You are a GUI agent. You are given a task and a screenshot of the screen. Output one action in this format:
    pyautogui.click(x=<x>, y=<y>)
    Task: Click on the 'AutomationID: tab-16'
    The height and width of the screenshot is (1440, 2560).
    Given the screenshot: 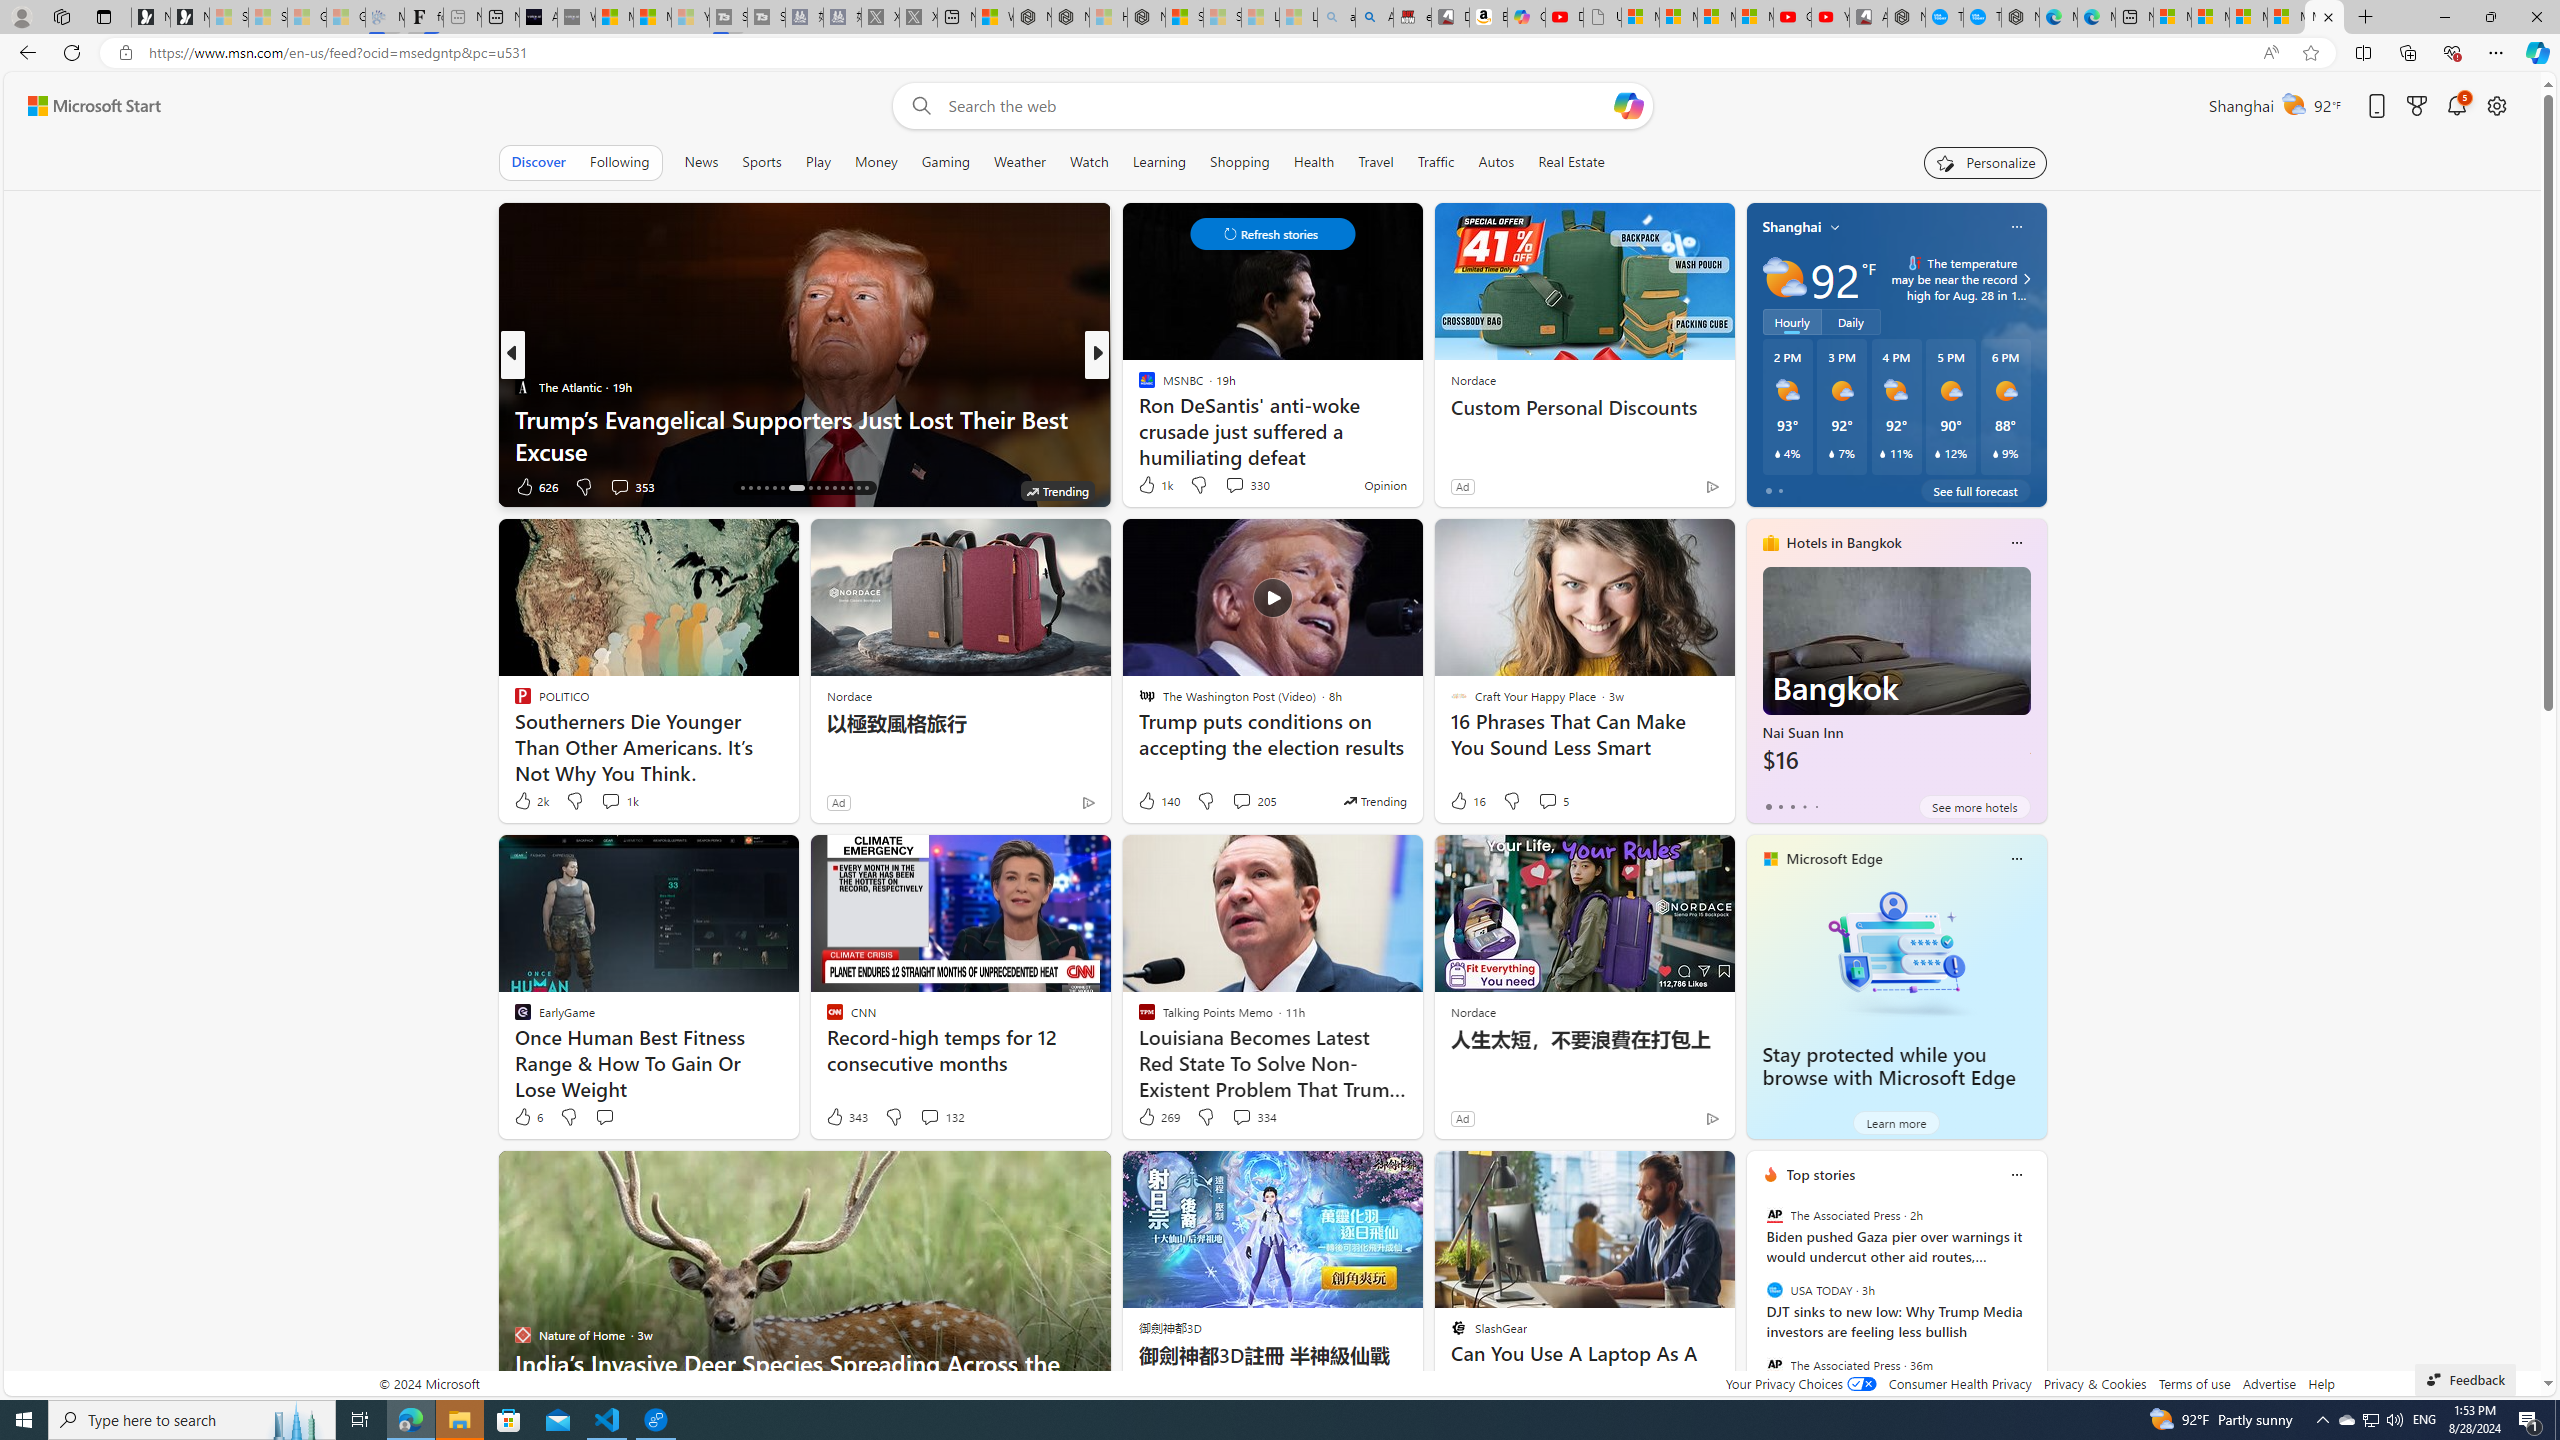 What is the action you would take?
    pyautogui.click(x=741, y=487)
    